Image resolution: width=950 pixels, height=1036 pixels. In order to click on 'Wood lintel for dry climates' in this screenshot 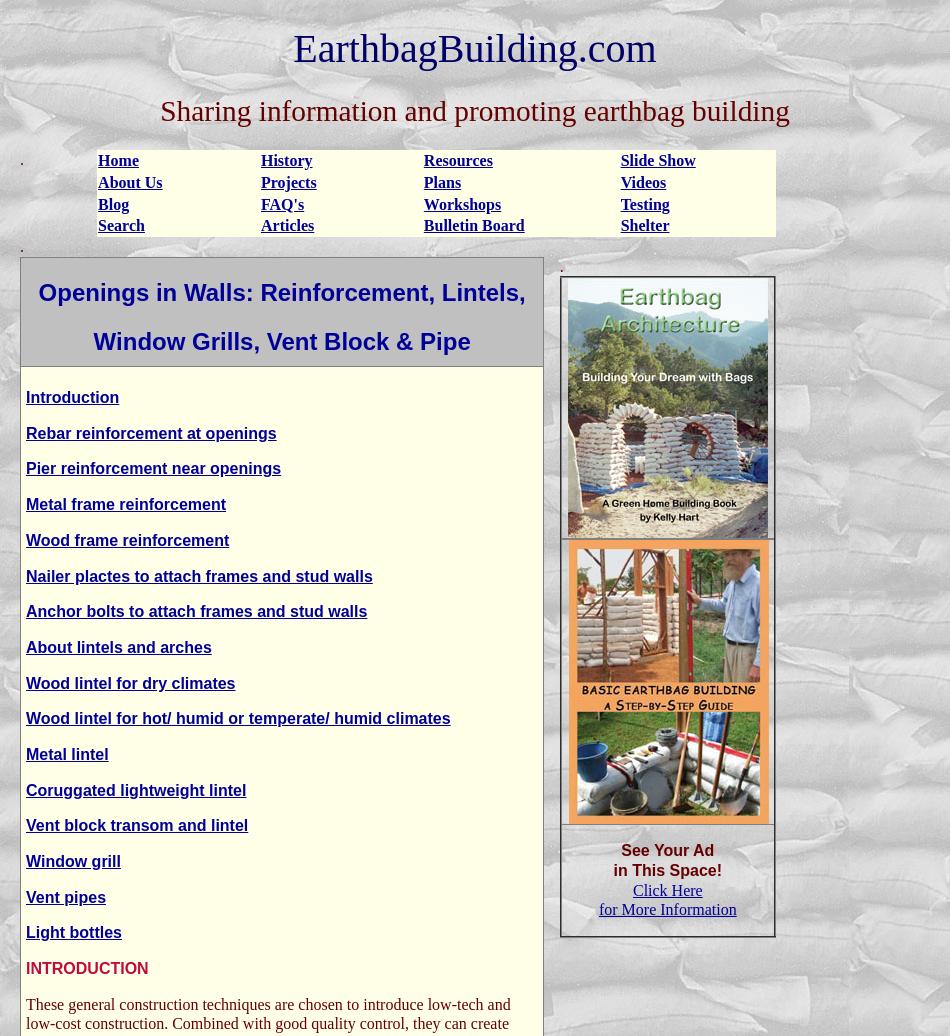, I will do `click(130, 682)`.